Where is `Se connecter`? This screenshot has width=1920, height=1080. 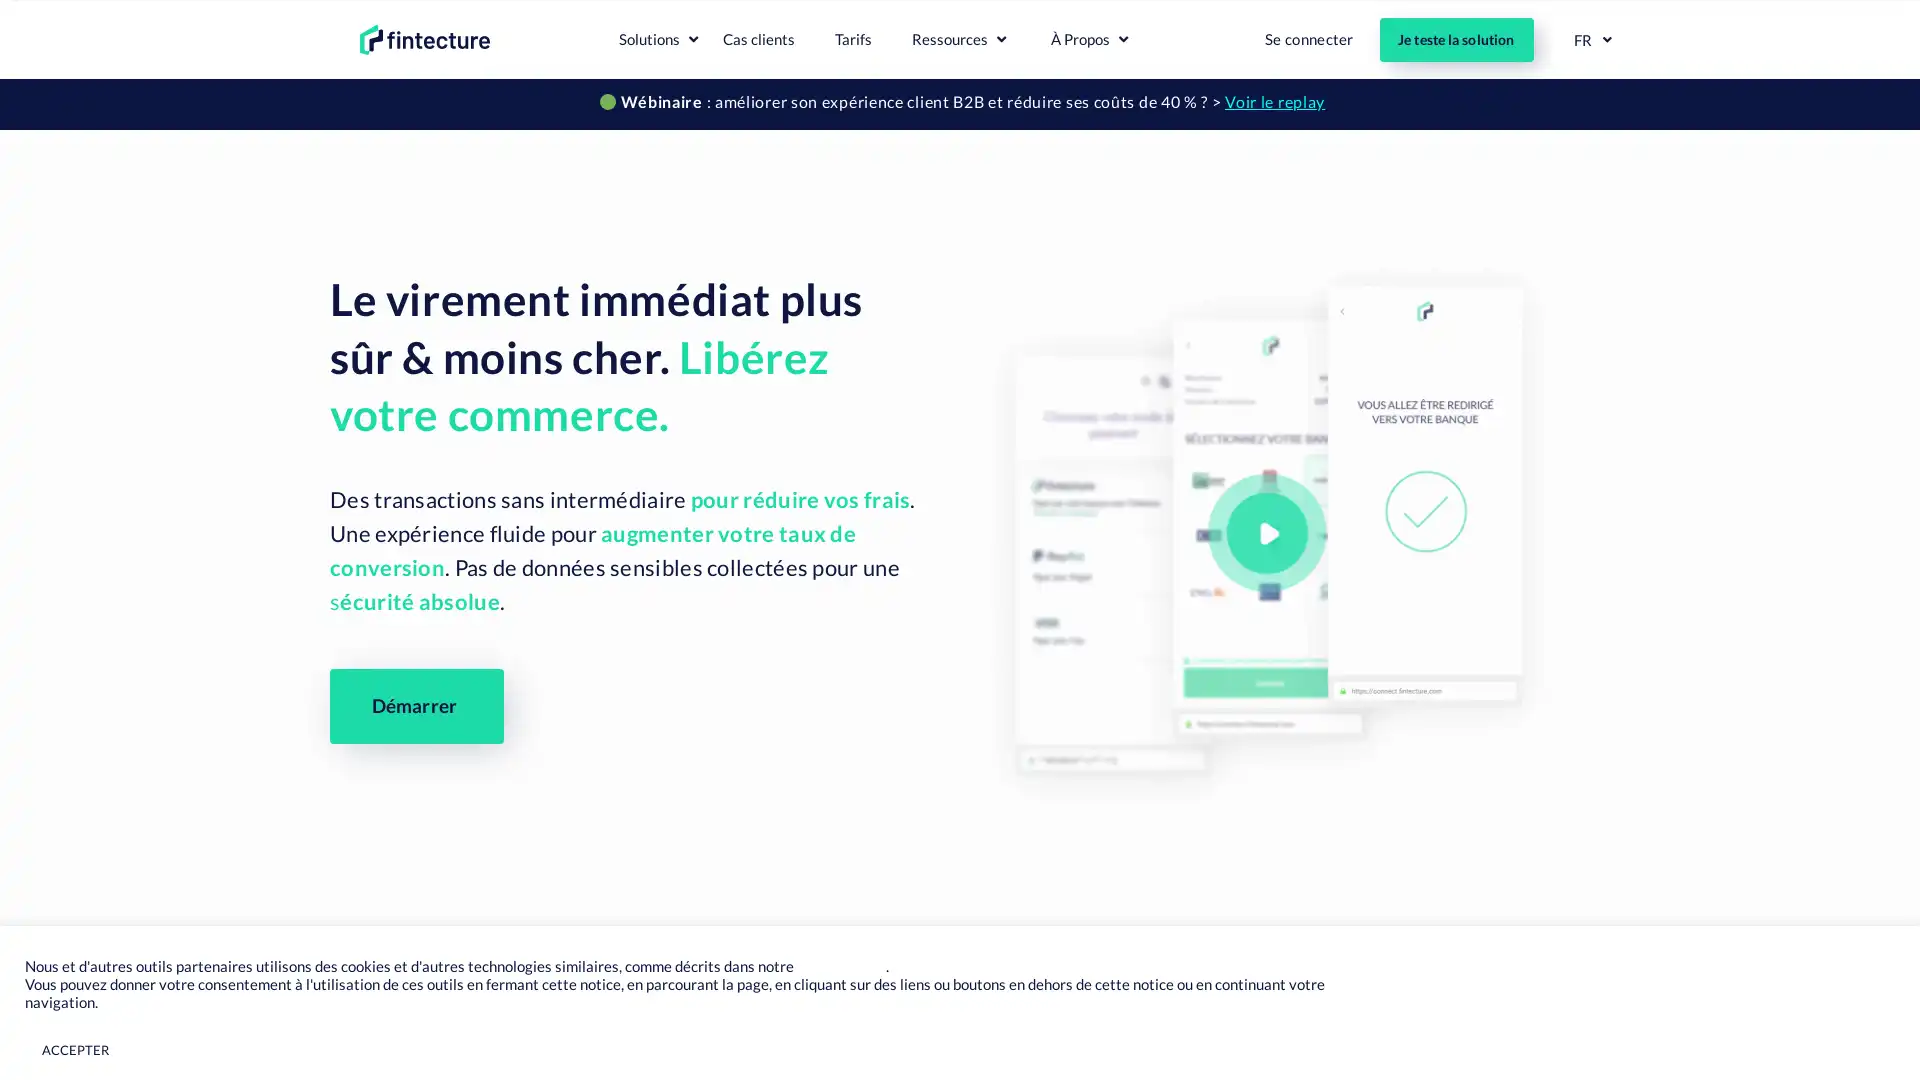 Se connecter is located at coordinates (1309, 38).